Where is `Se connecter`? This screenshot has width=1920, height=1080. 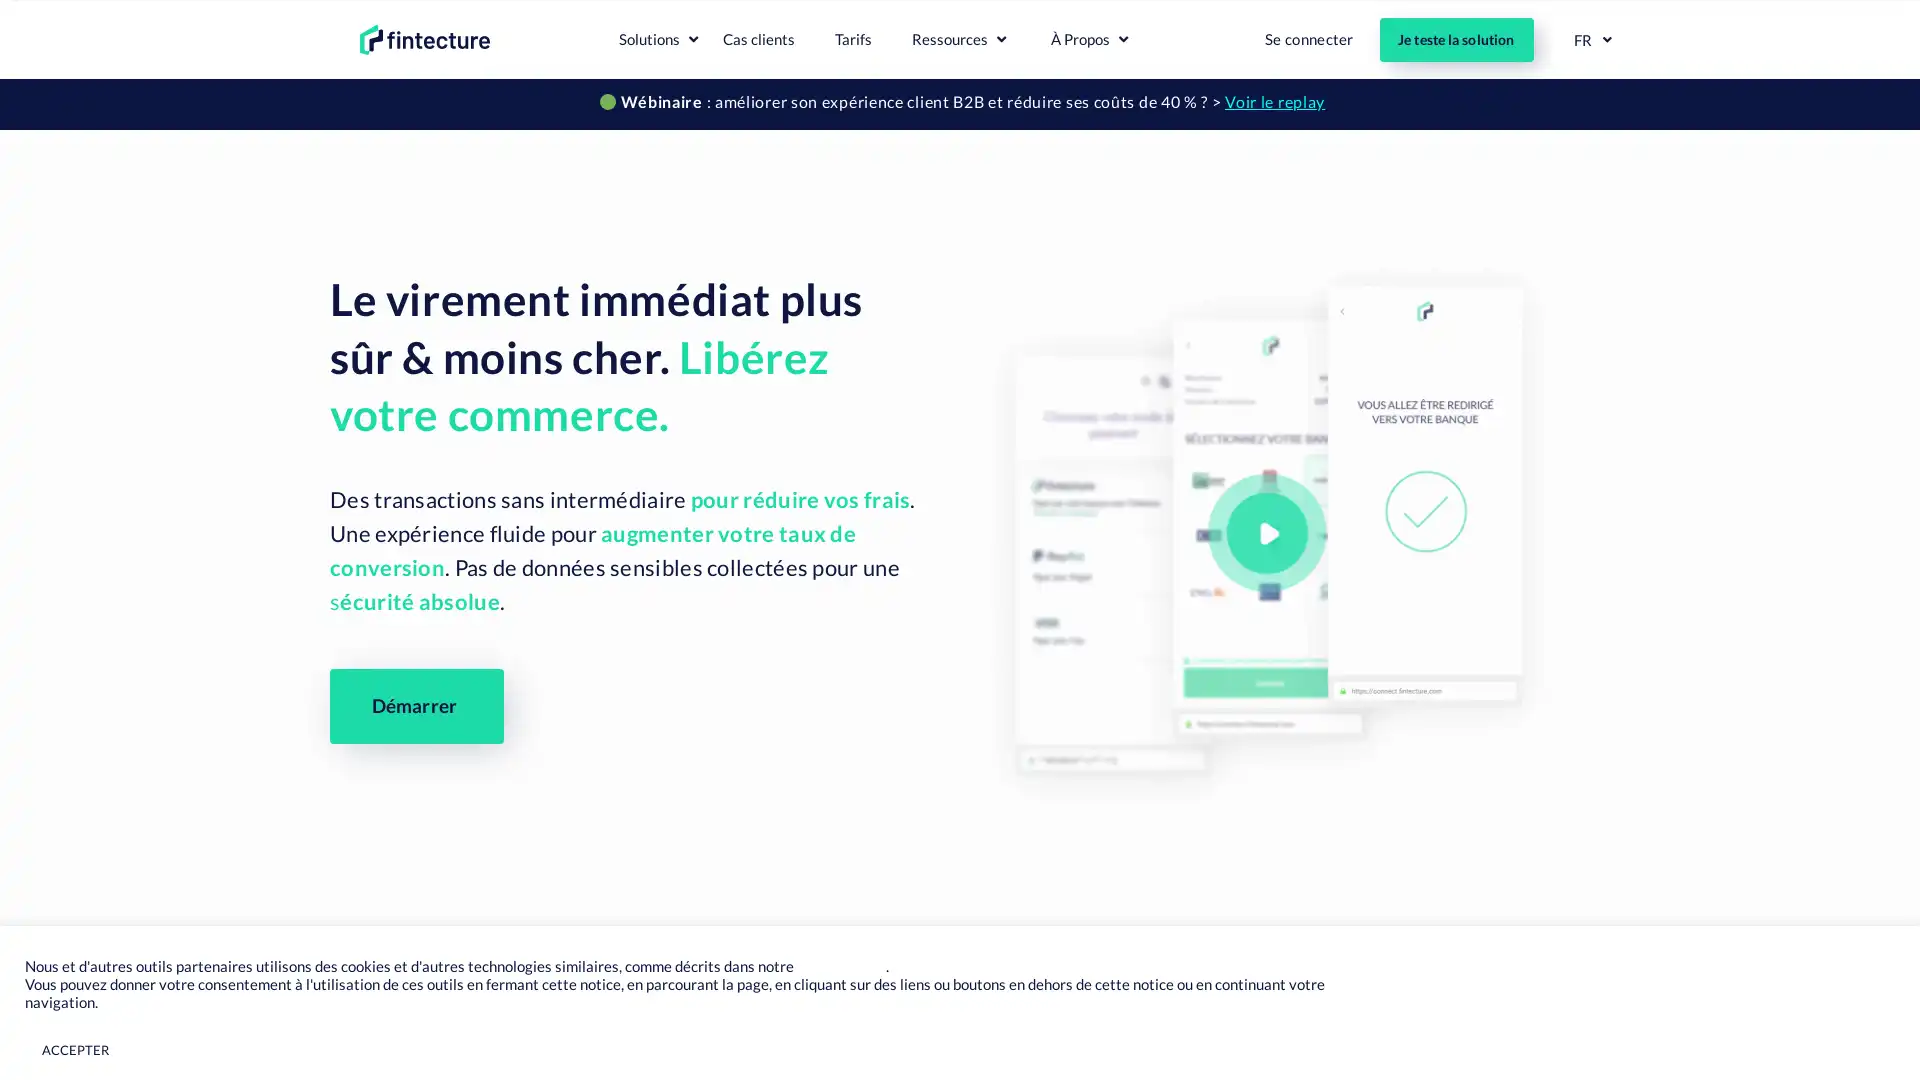 Se connecter is located at coordinates (1309, 38).